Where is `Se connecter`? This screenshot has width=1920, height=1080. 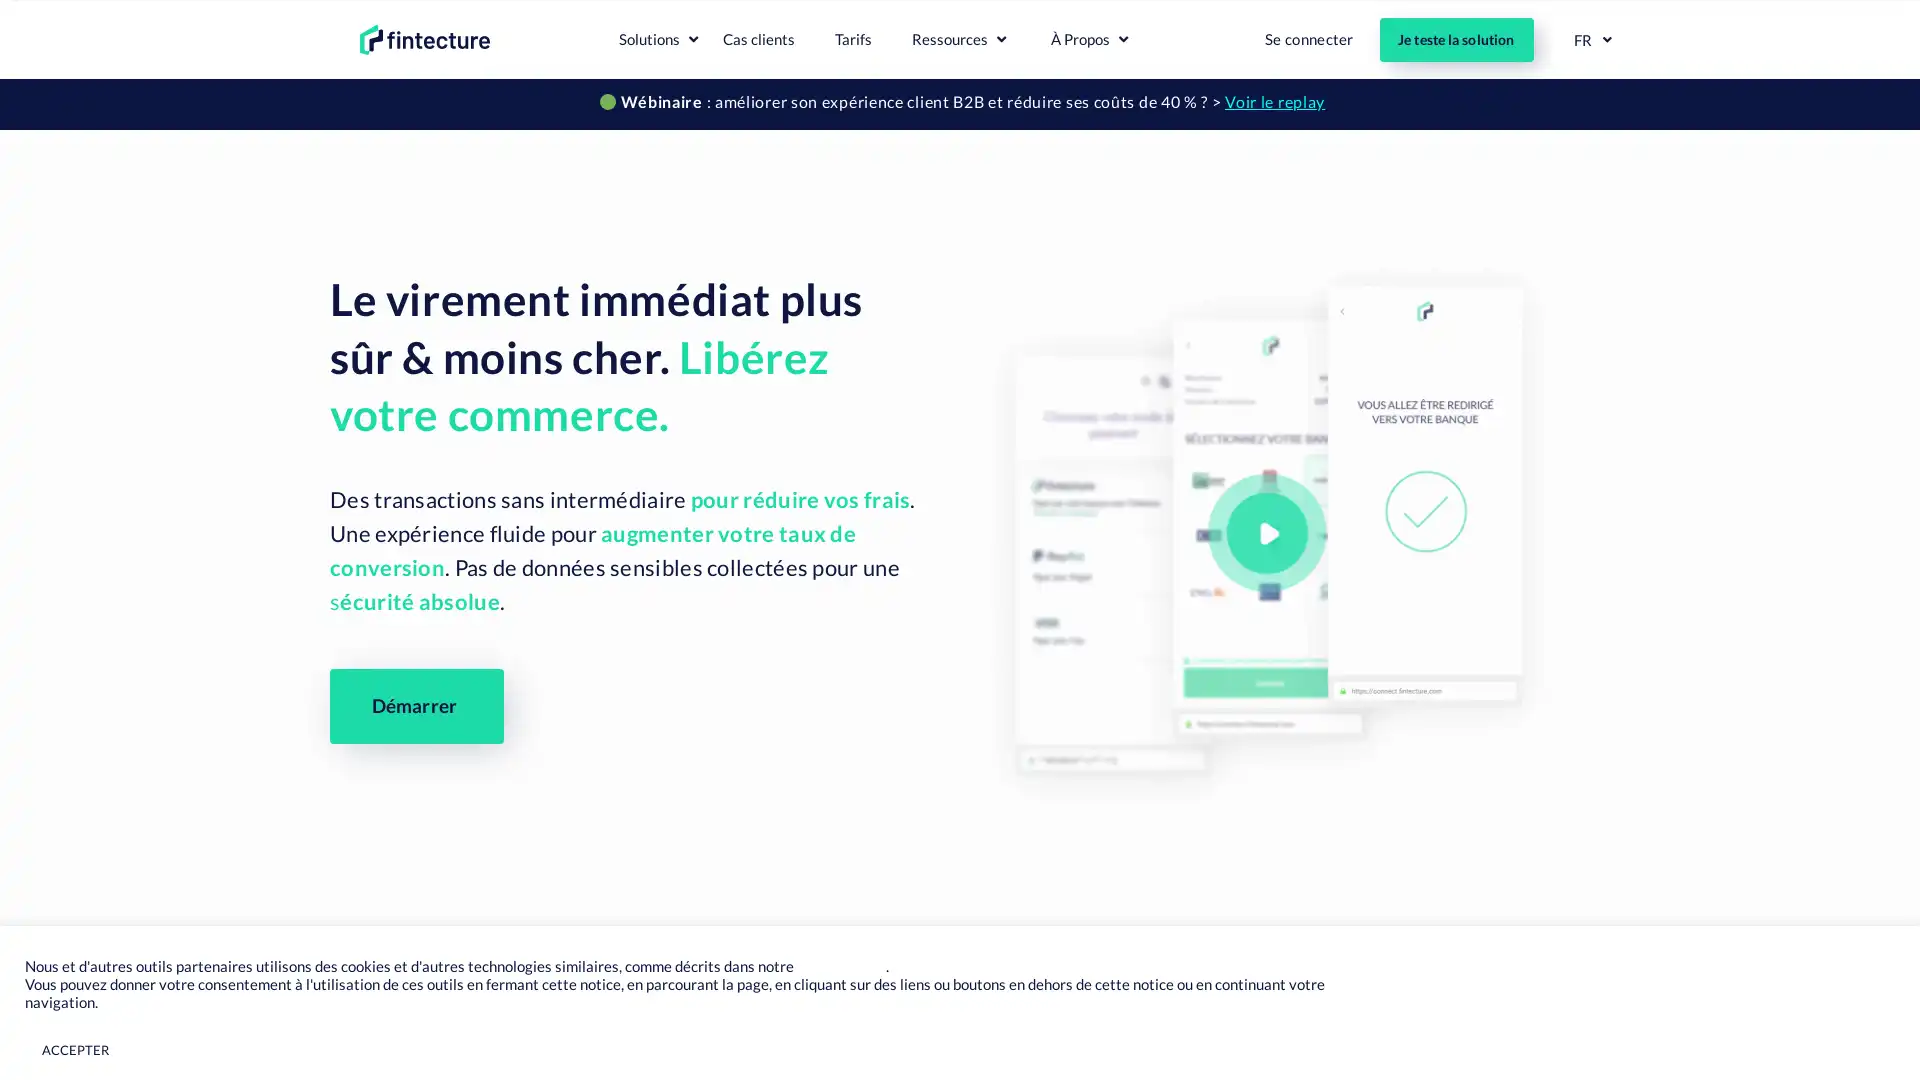 Se connecter is located at coordinates (1309, 38).